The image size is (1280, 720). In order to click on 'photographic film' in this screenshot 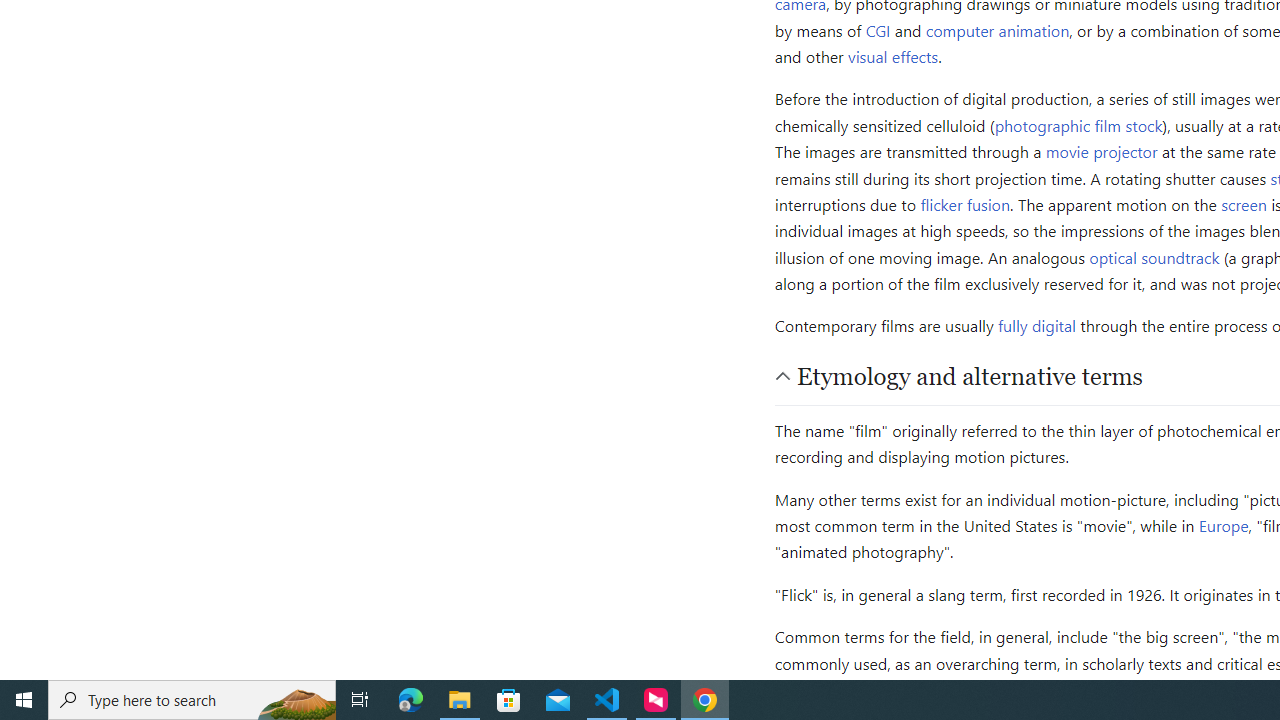, I will do `click(1057, 124)`.